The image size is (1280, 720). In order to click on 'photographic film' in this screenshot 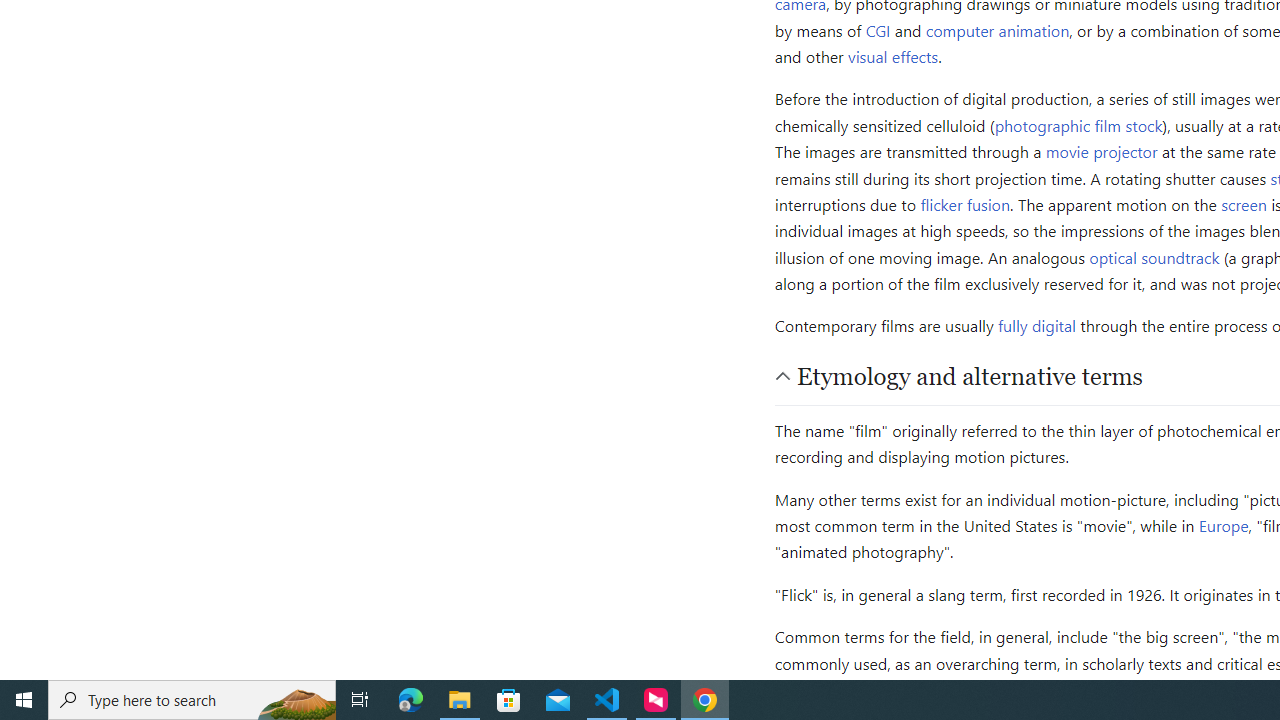, I will do `click(1057, 124)`.